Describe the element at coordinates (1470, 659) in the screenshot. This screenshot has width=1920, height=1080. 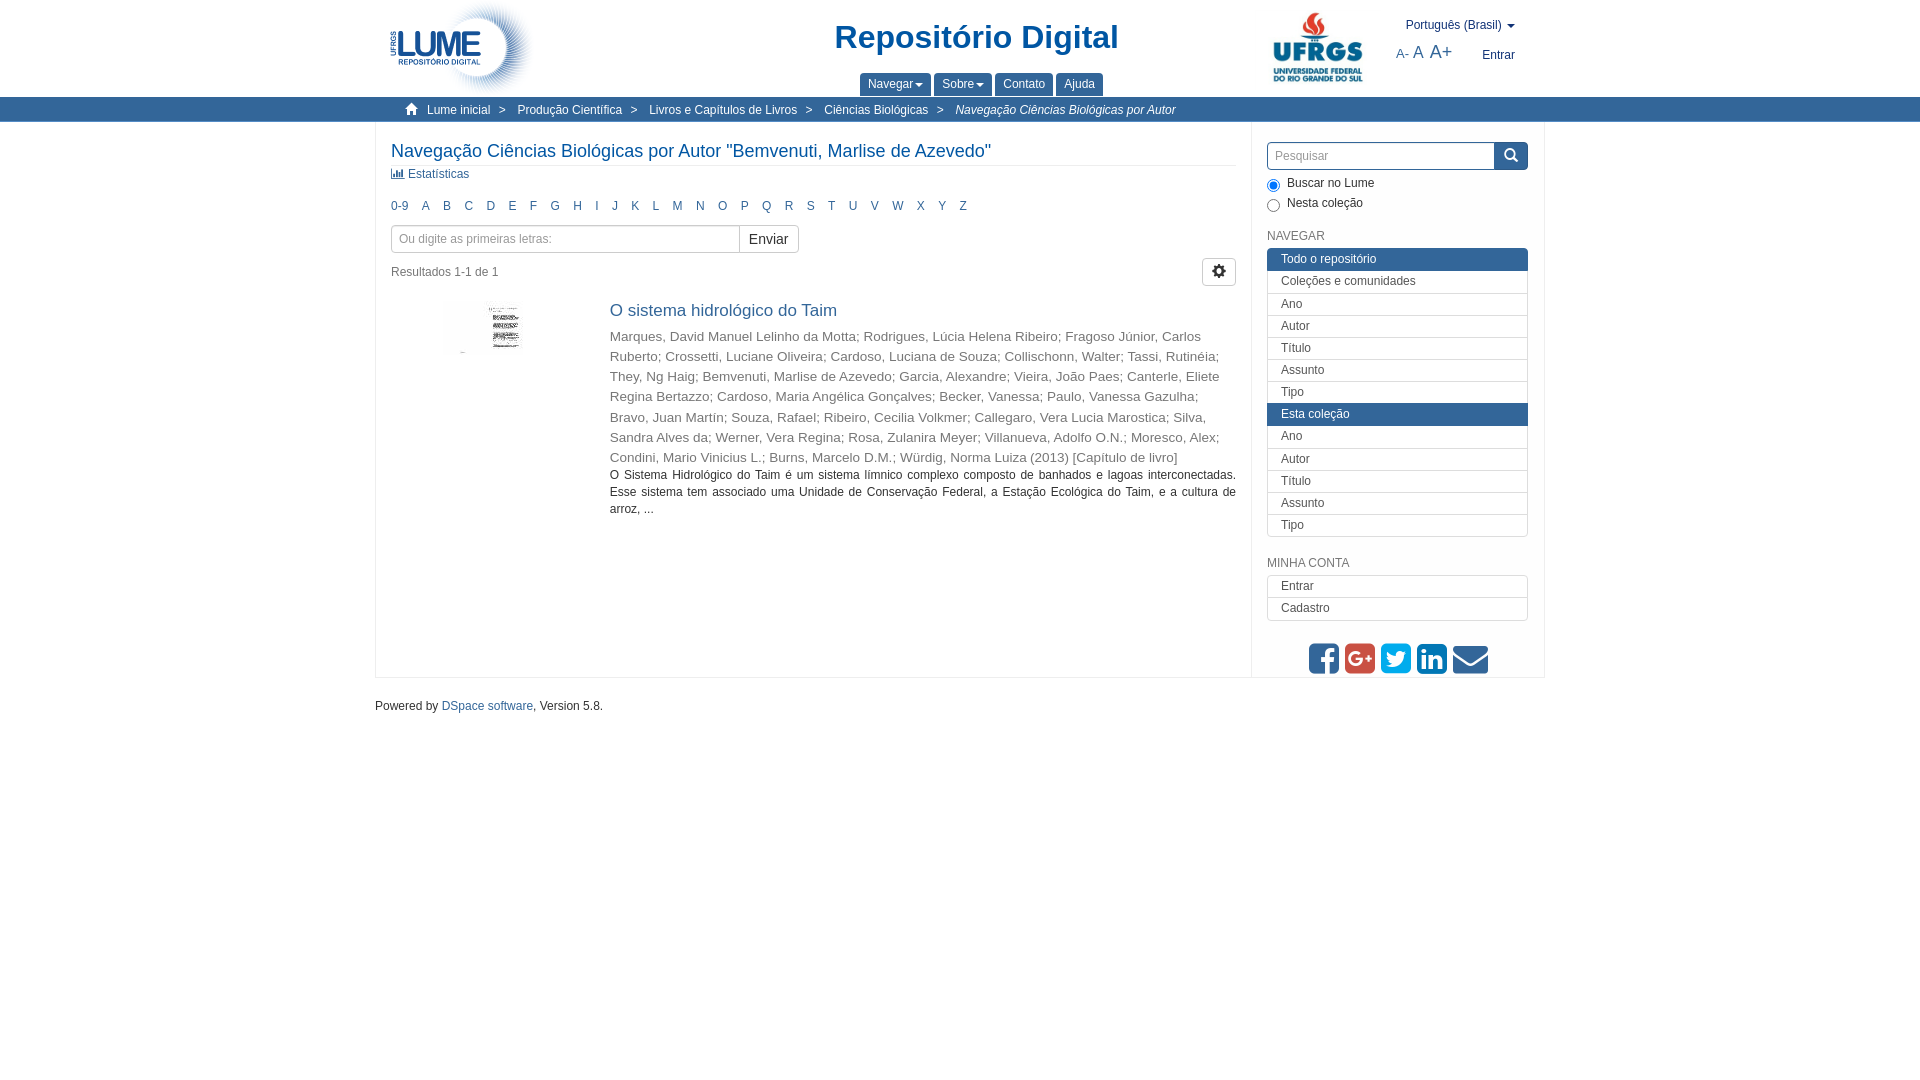
I see `'Compartilhar via E-mail'` at that location.